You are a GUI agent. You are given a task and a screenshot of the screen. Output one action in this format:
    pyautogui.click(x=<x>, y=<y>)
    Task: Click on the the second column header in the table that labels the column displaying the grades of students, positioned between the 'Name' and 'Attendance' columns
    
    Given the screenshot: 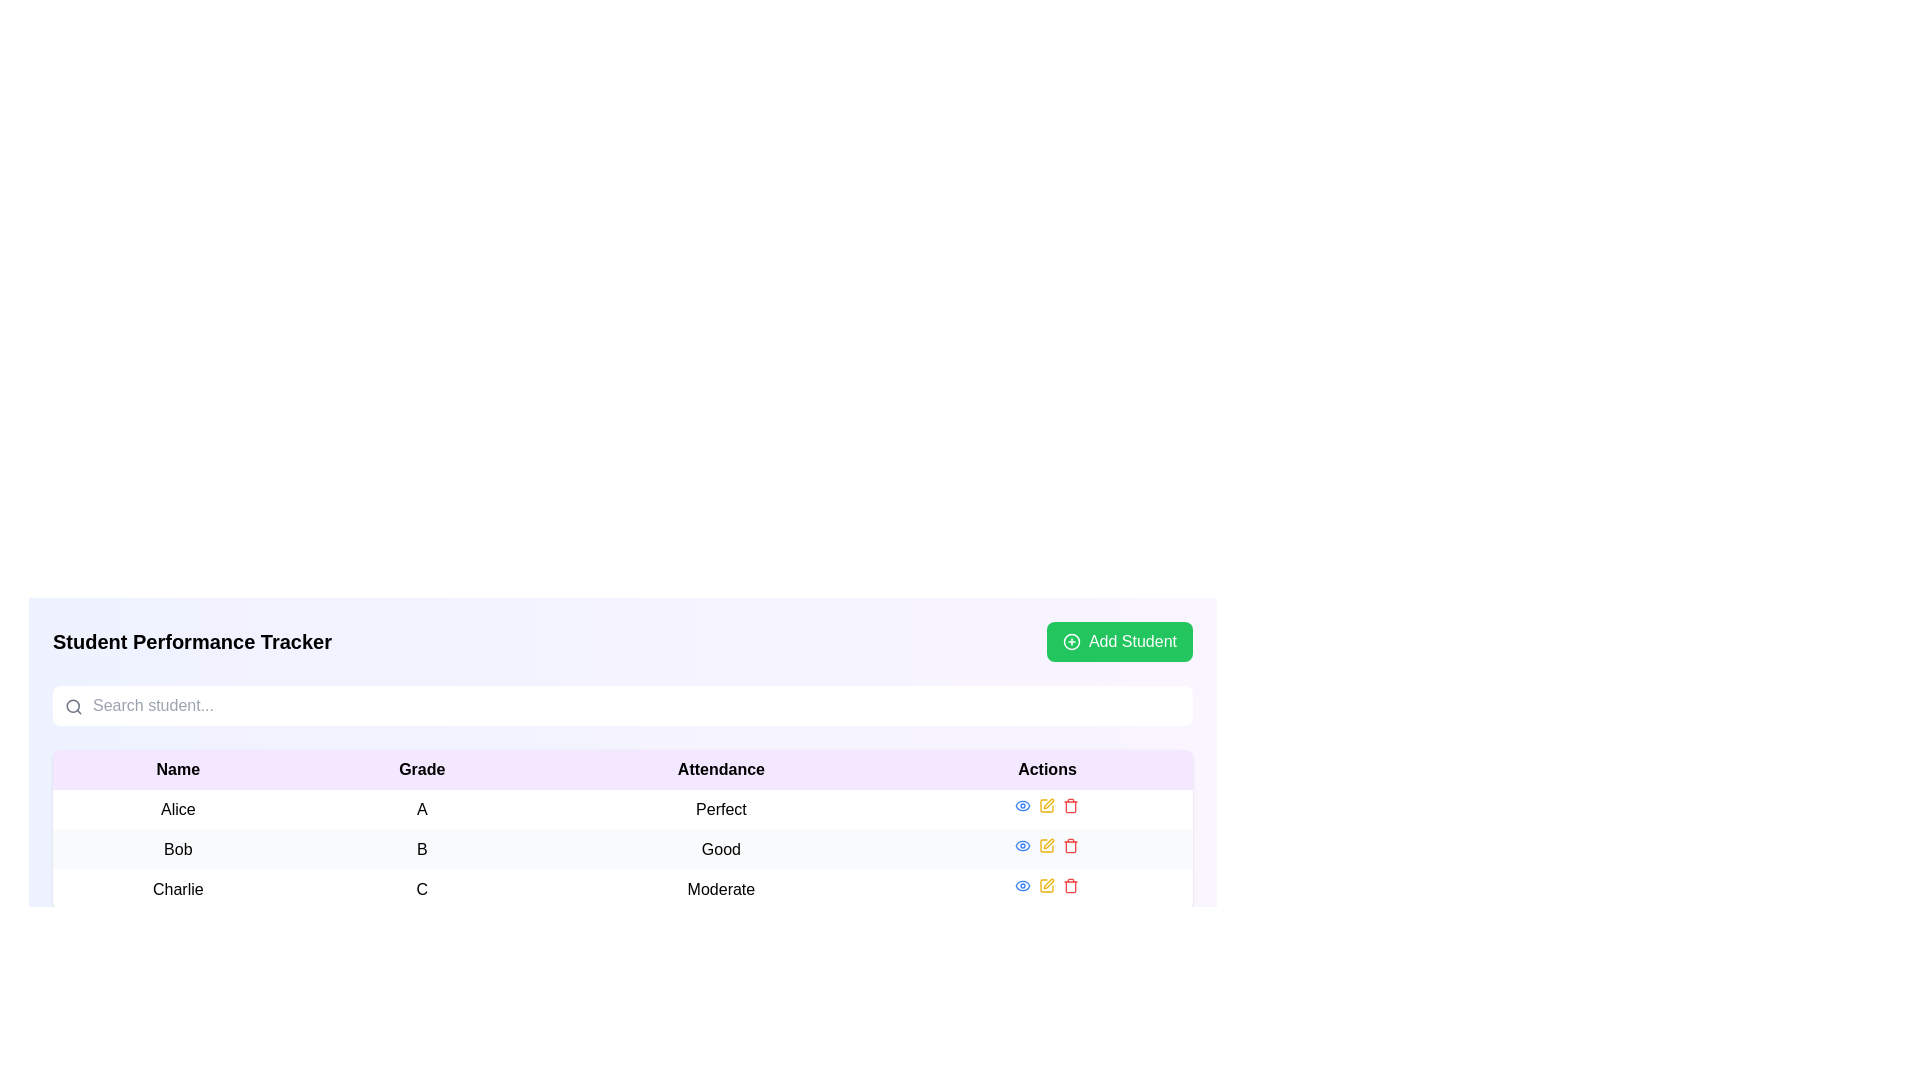 What is the action you would take?
    pyautogui.click(x=421, y=769)
    